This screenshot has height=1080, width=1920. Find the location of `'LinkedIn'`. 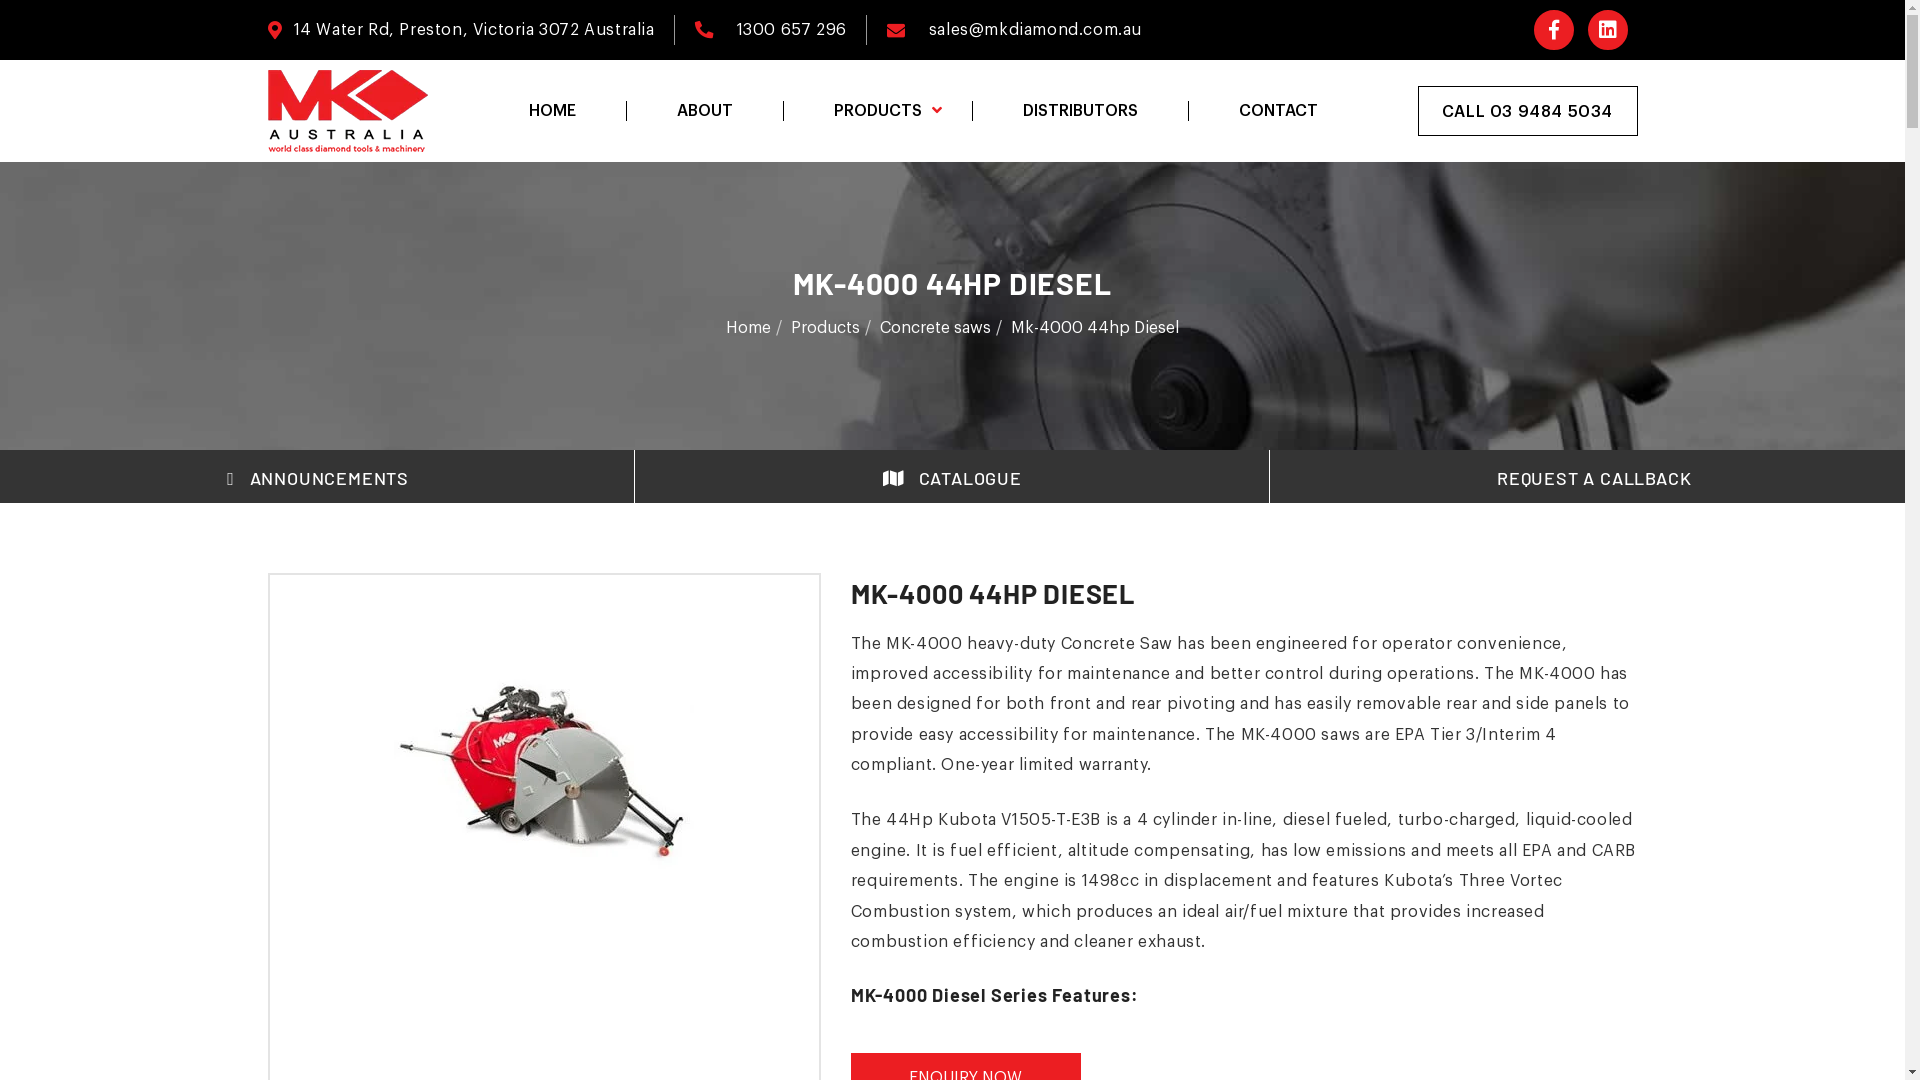

'LinkedIn' is located at coordinates (1608, 30).